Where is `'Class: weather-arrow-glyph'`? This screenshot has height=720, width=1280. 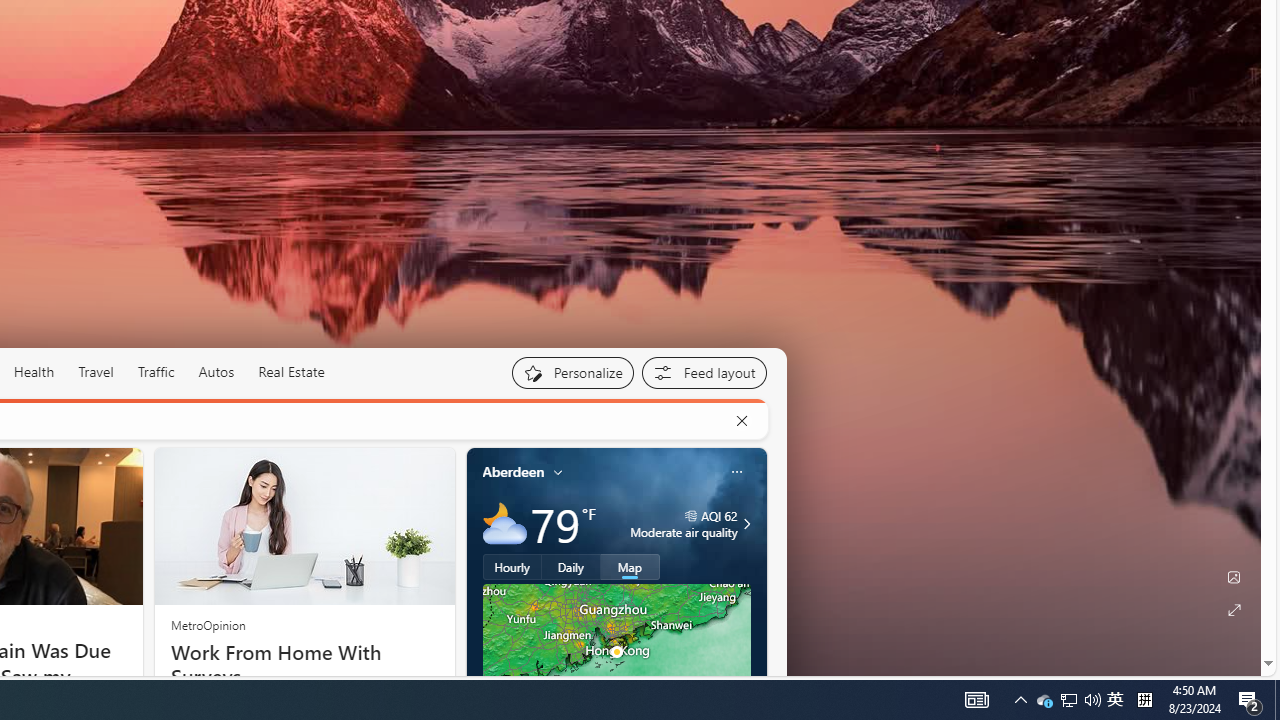
'Class: weather-arrow-glyph' is located at coordinates (745, 522).